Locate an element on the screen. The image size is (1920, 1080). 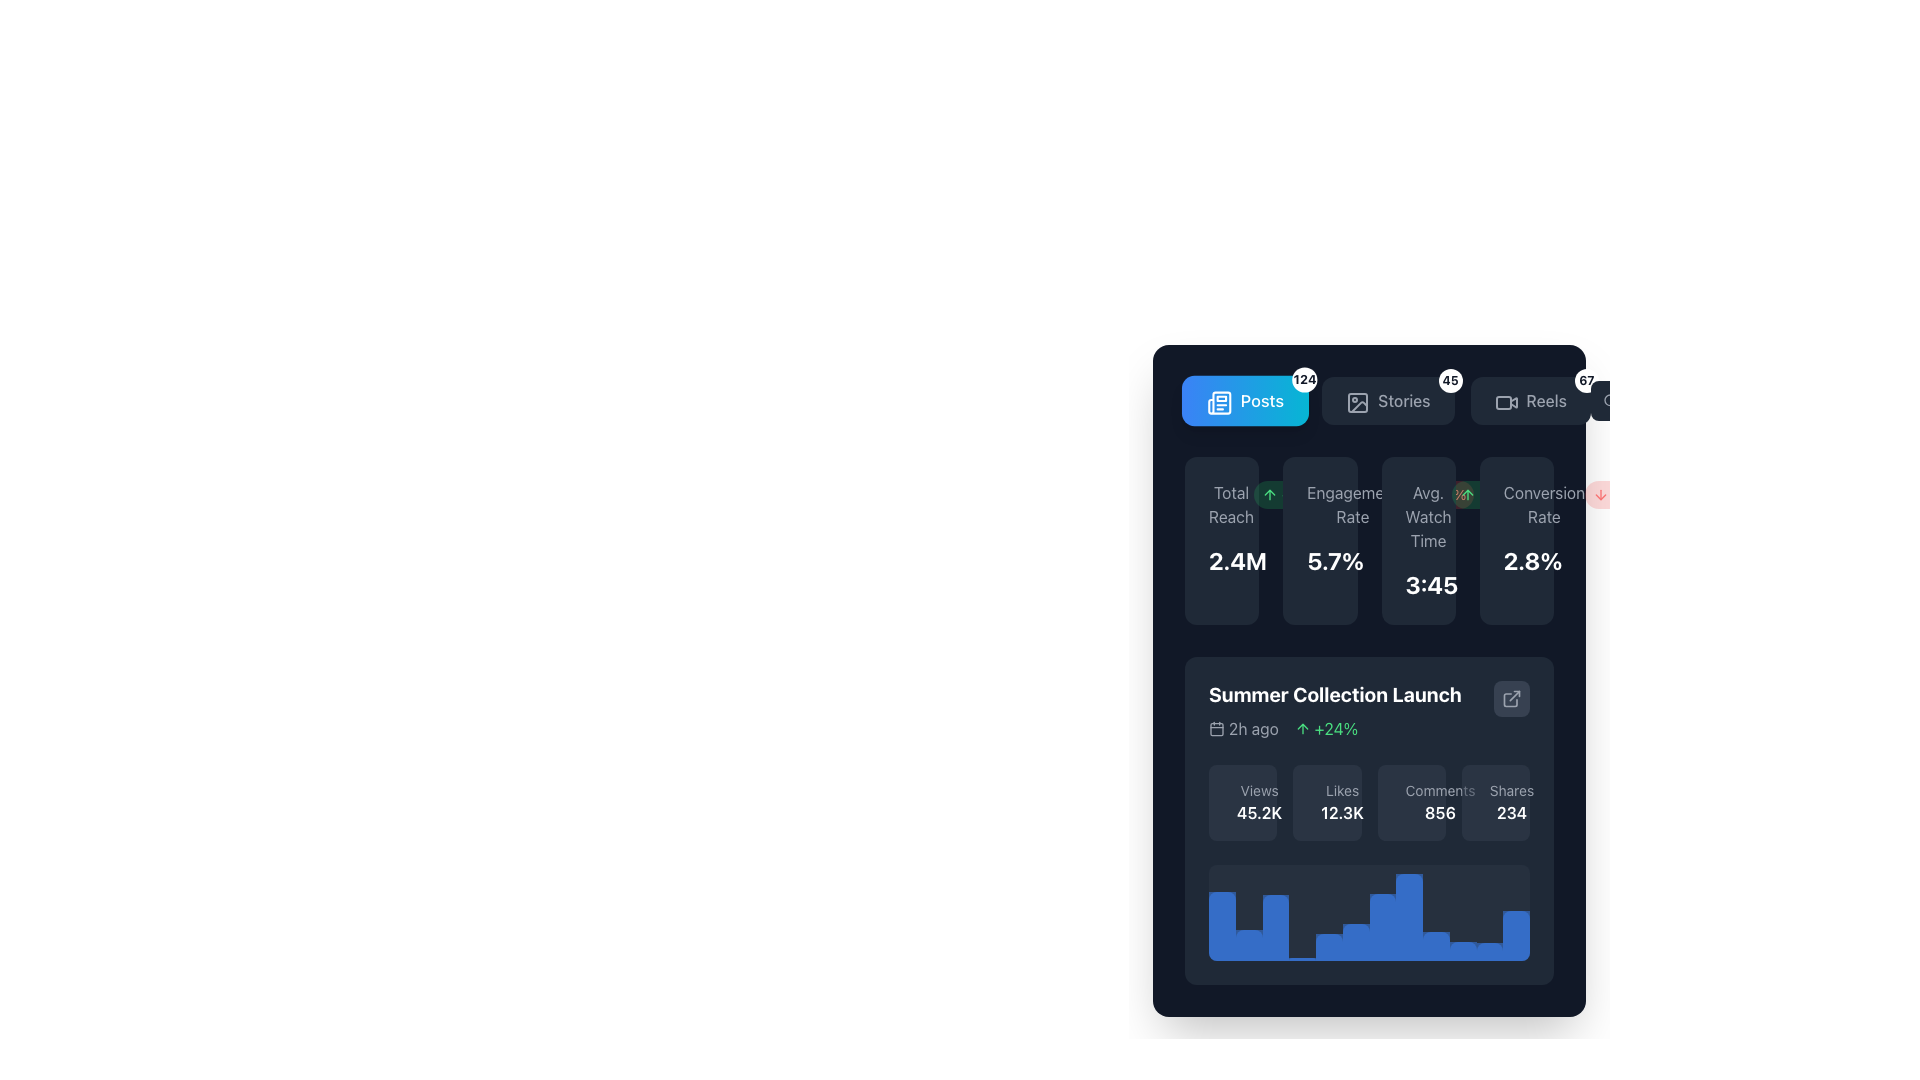
9th bar from the left in the bar chart of the 'Summer Collection Launch' card, which is a small rectangular bar with rounded top corners, colored light blue with a semi-transparent overlay is located at coordinates (1435, 945).